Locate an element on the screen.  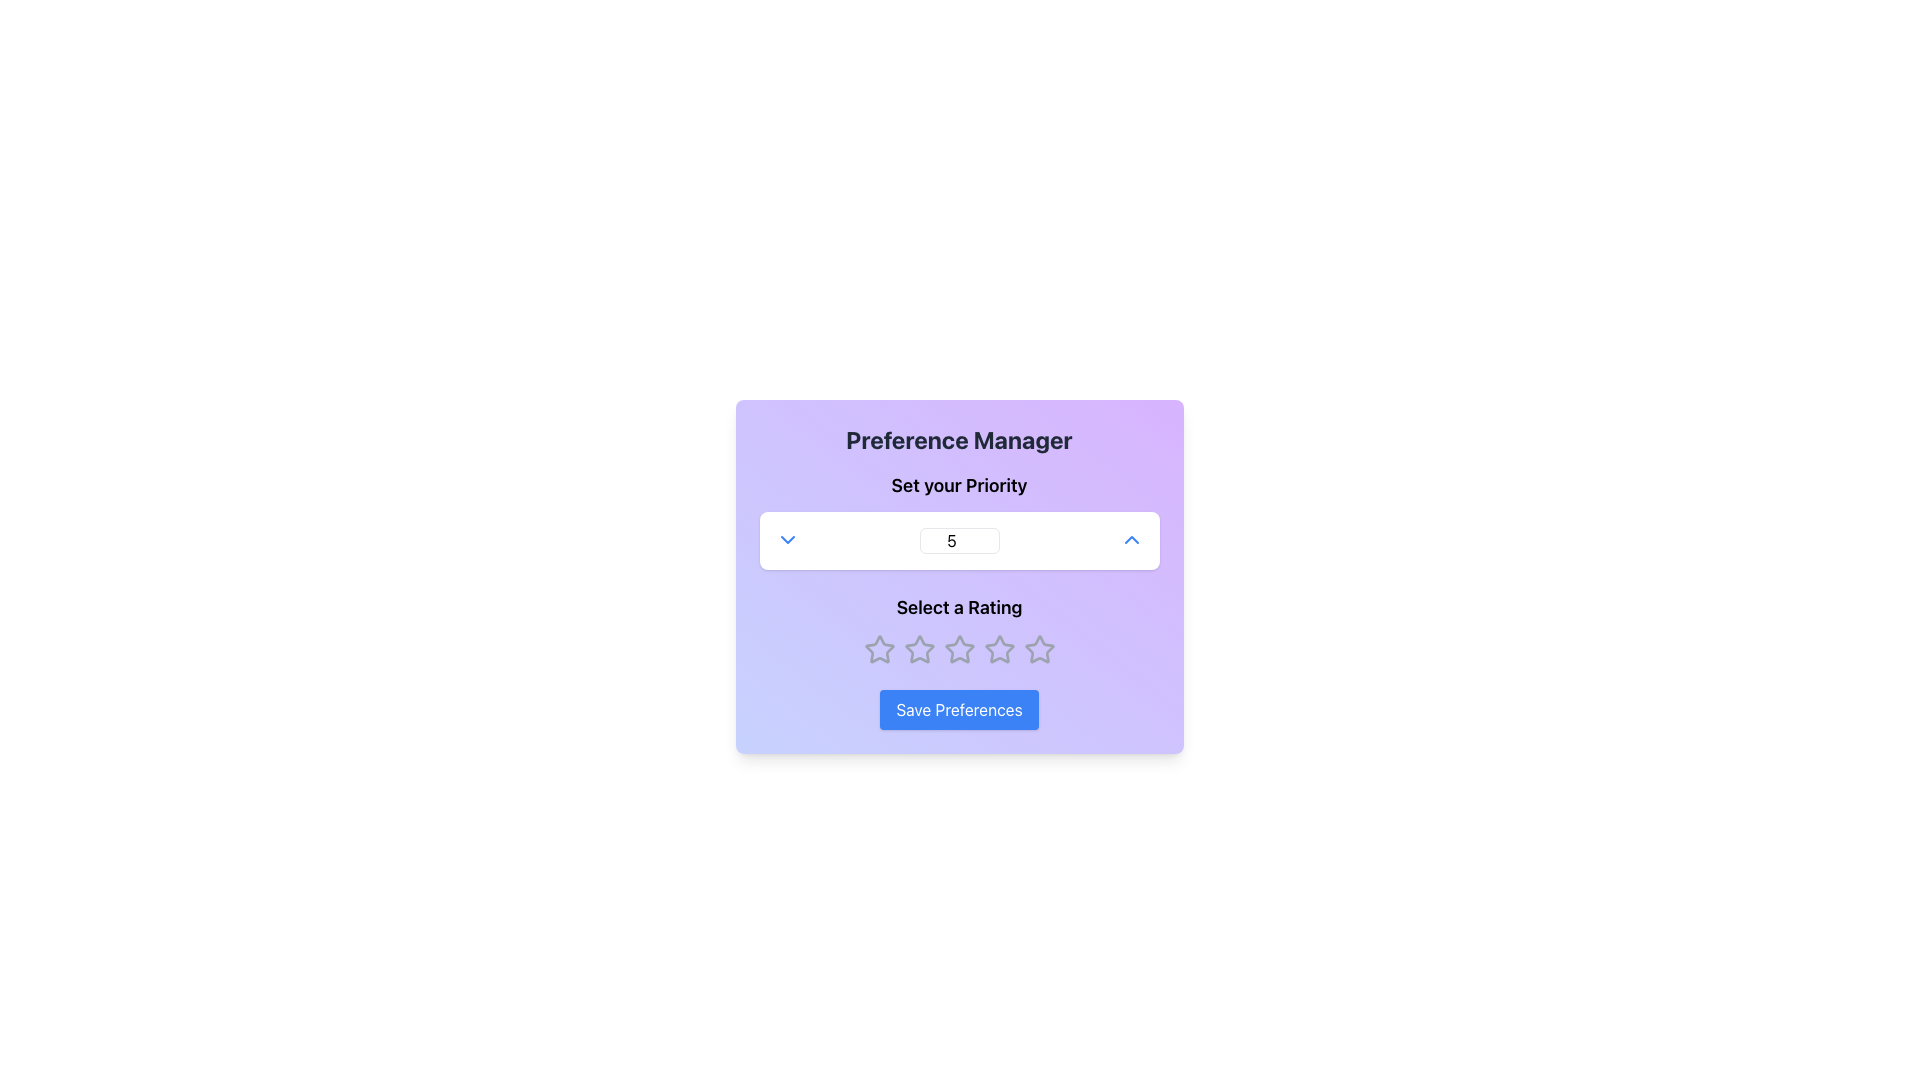
the fifth star icon in the rating system located under the 'Select a Rating' heading is located at coordinates (1039, 650).